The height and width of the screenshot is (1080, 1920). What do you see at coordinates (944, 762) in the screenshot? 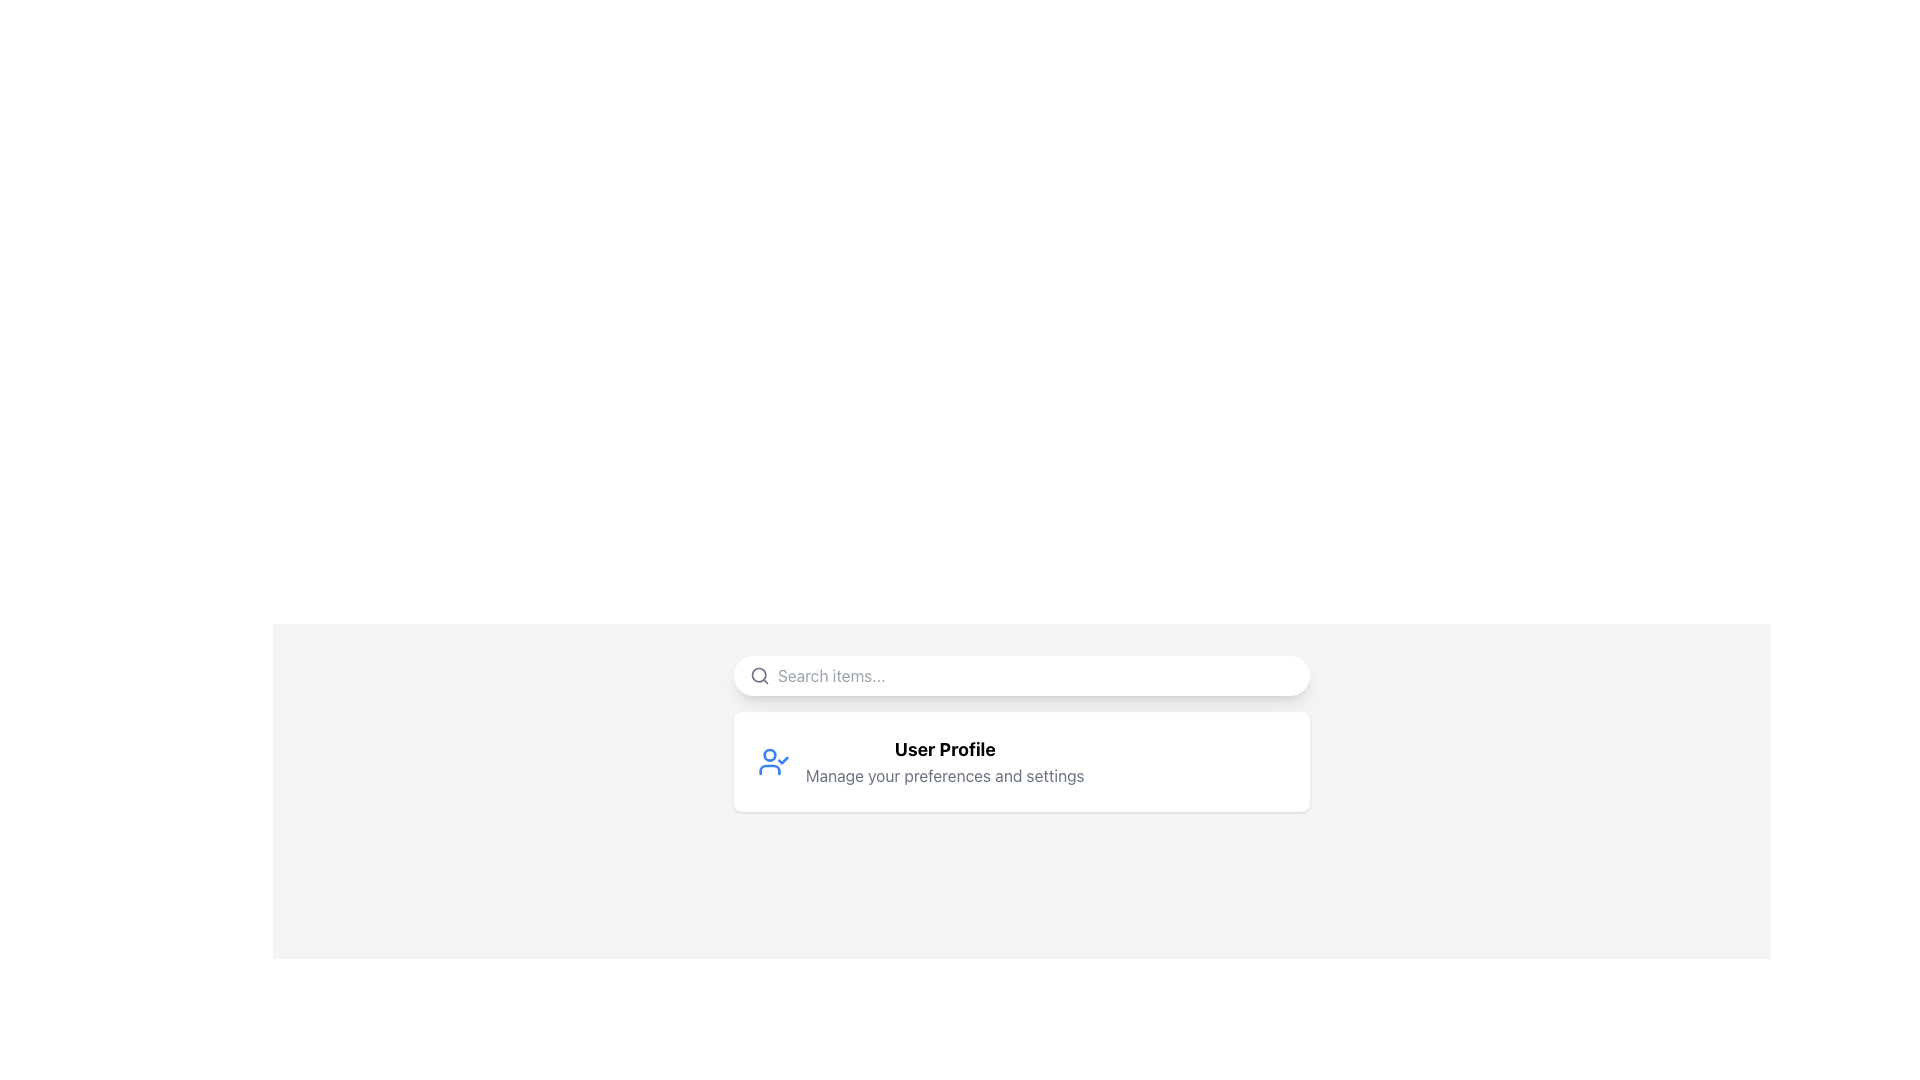
I see `the 'User Profile' text label displaying 'Manage your preferences and settings'` at bounding box center [944, 762].